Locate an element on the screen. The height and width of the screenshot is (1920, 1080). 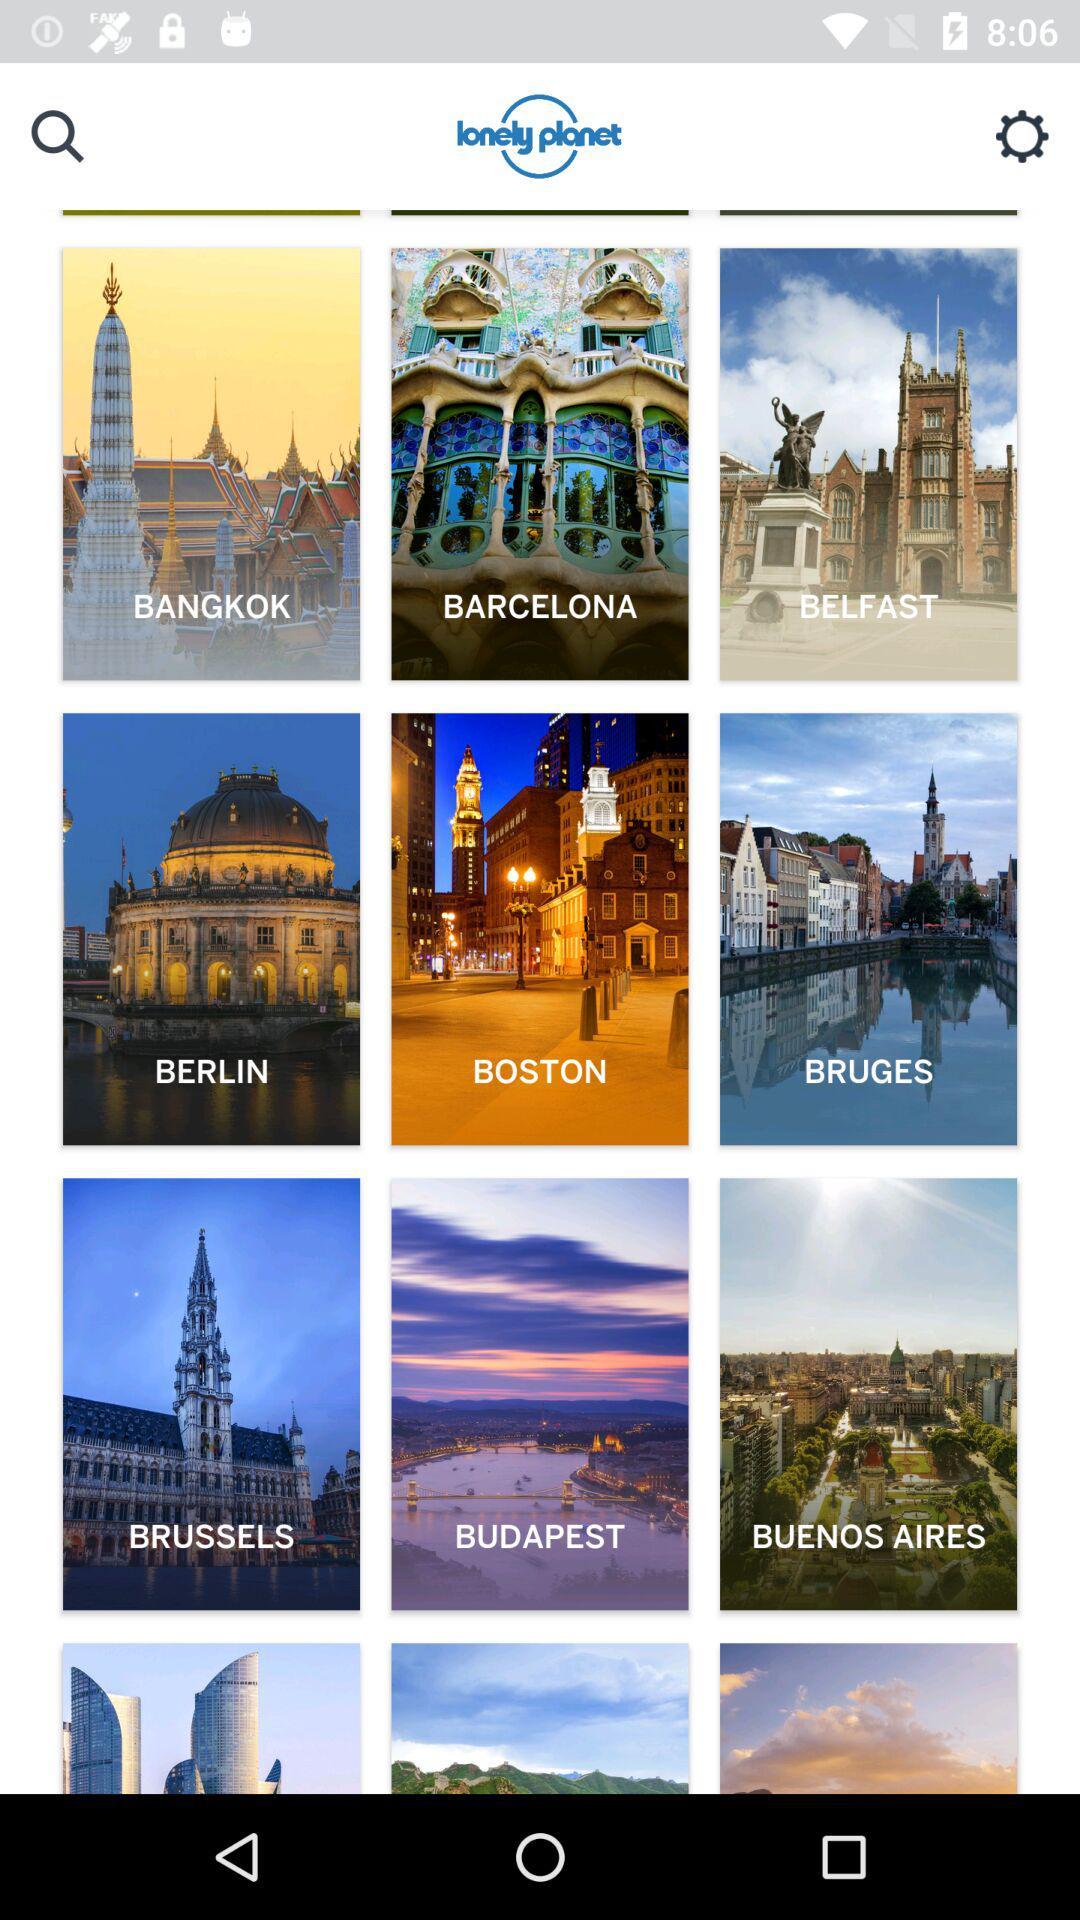
the settings icon is located at coordinates (1022, 135).